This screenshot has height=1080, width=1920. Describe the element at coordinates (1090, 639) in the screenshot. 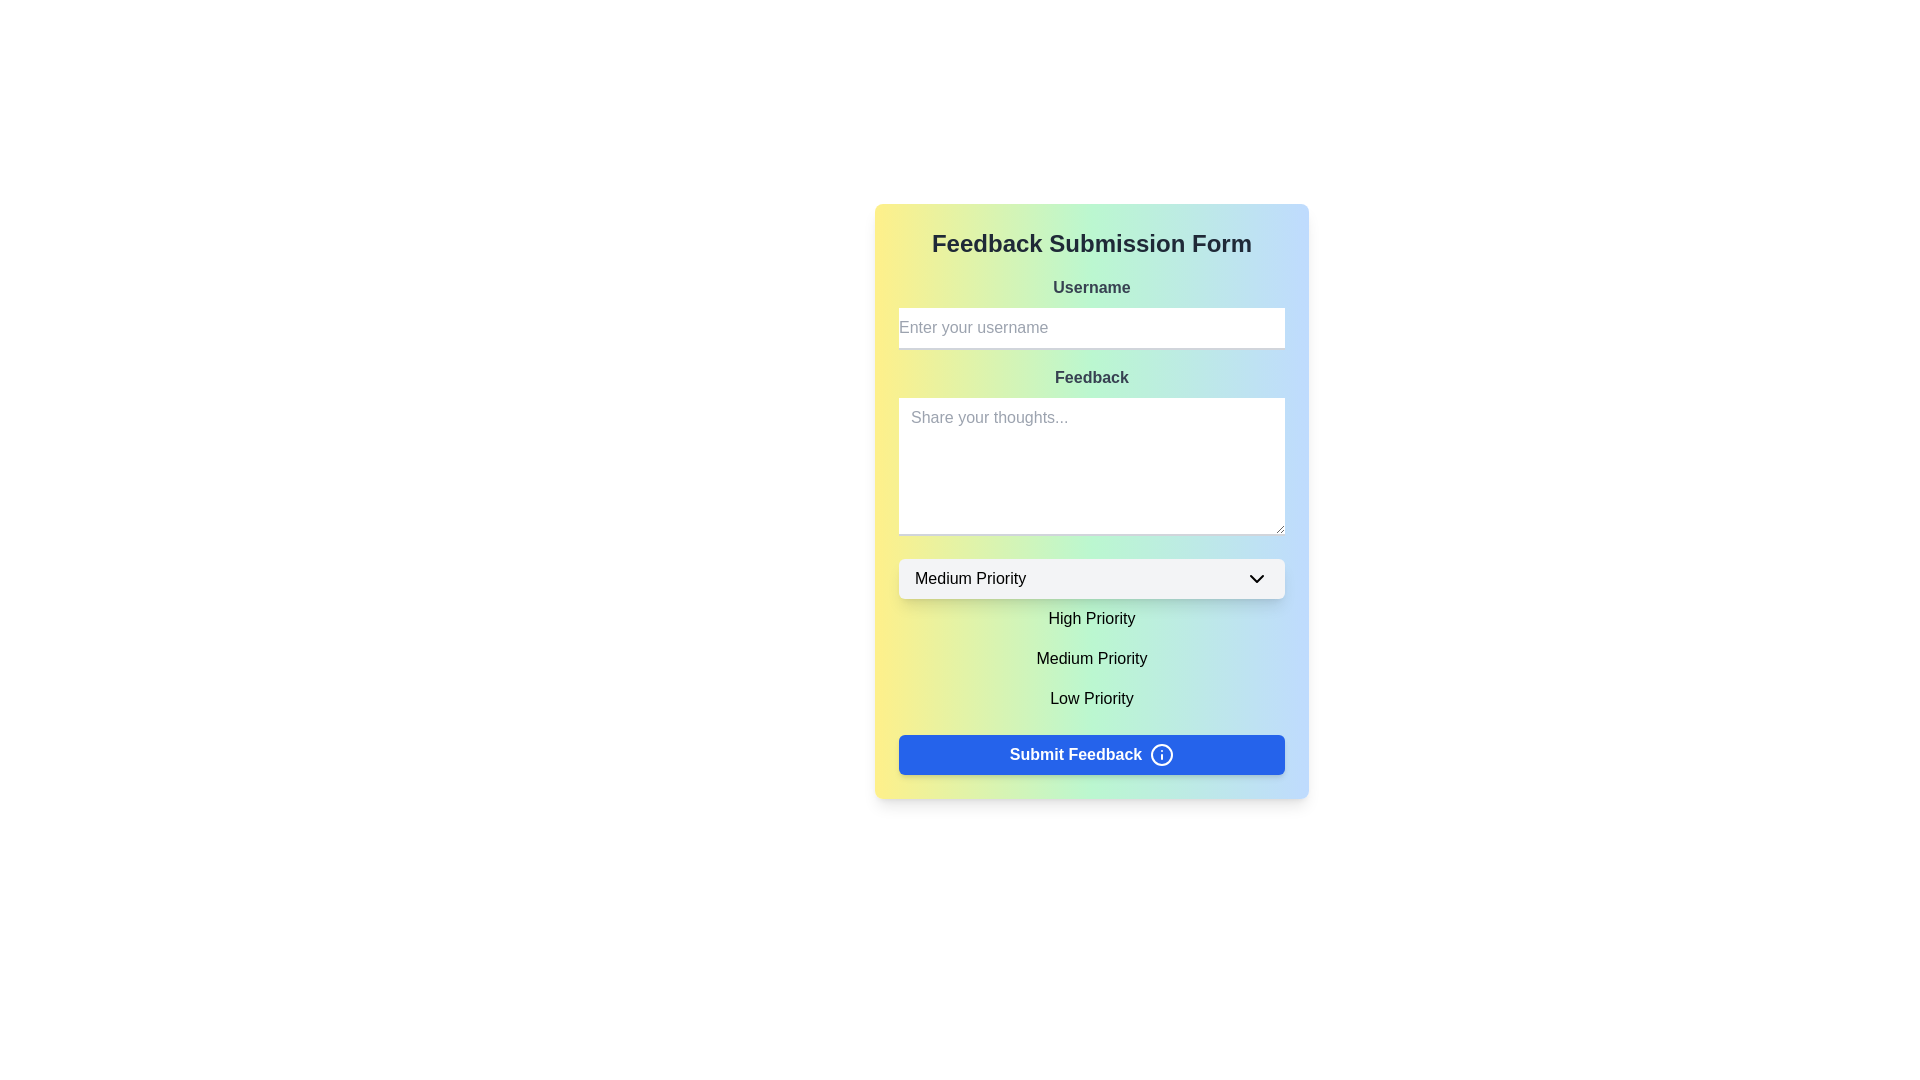

I see `the 'Medium Priority' dropdown option in the Feedback Submission Form, which is styled with a gradient background and contains options for 'High Priority', 'Medium Priority', and 'Low Priority'` at that location.